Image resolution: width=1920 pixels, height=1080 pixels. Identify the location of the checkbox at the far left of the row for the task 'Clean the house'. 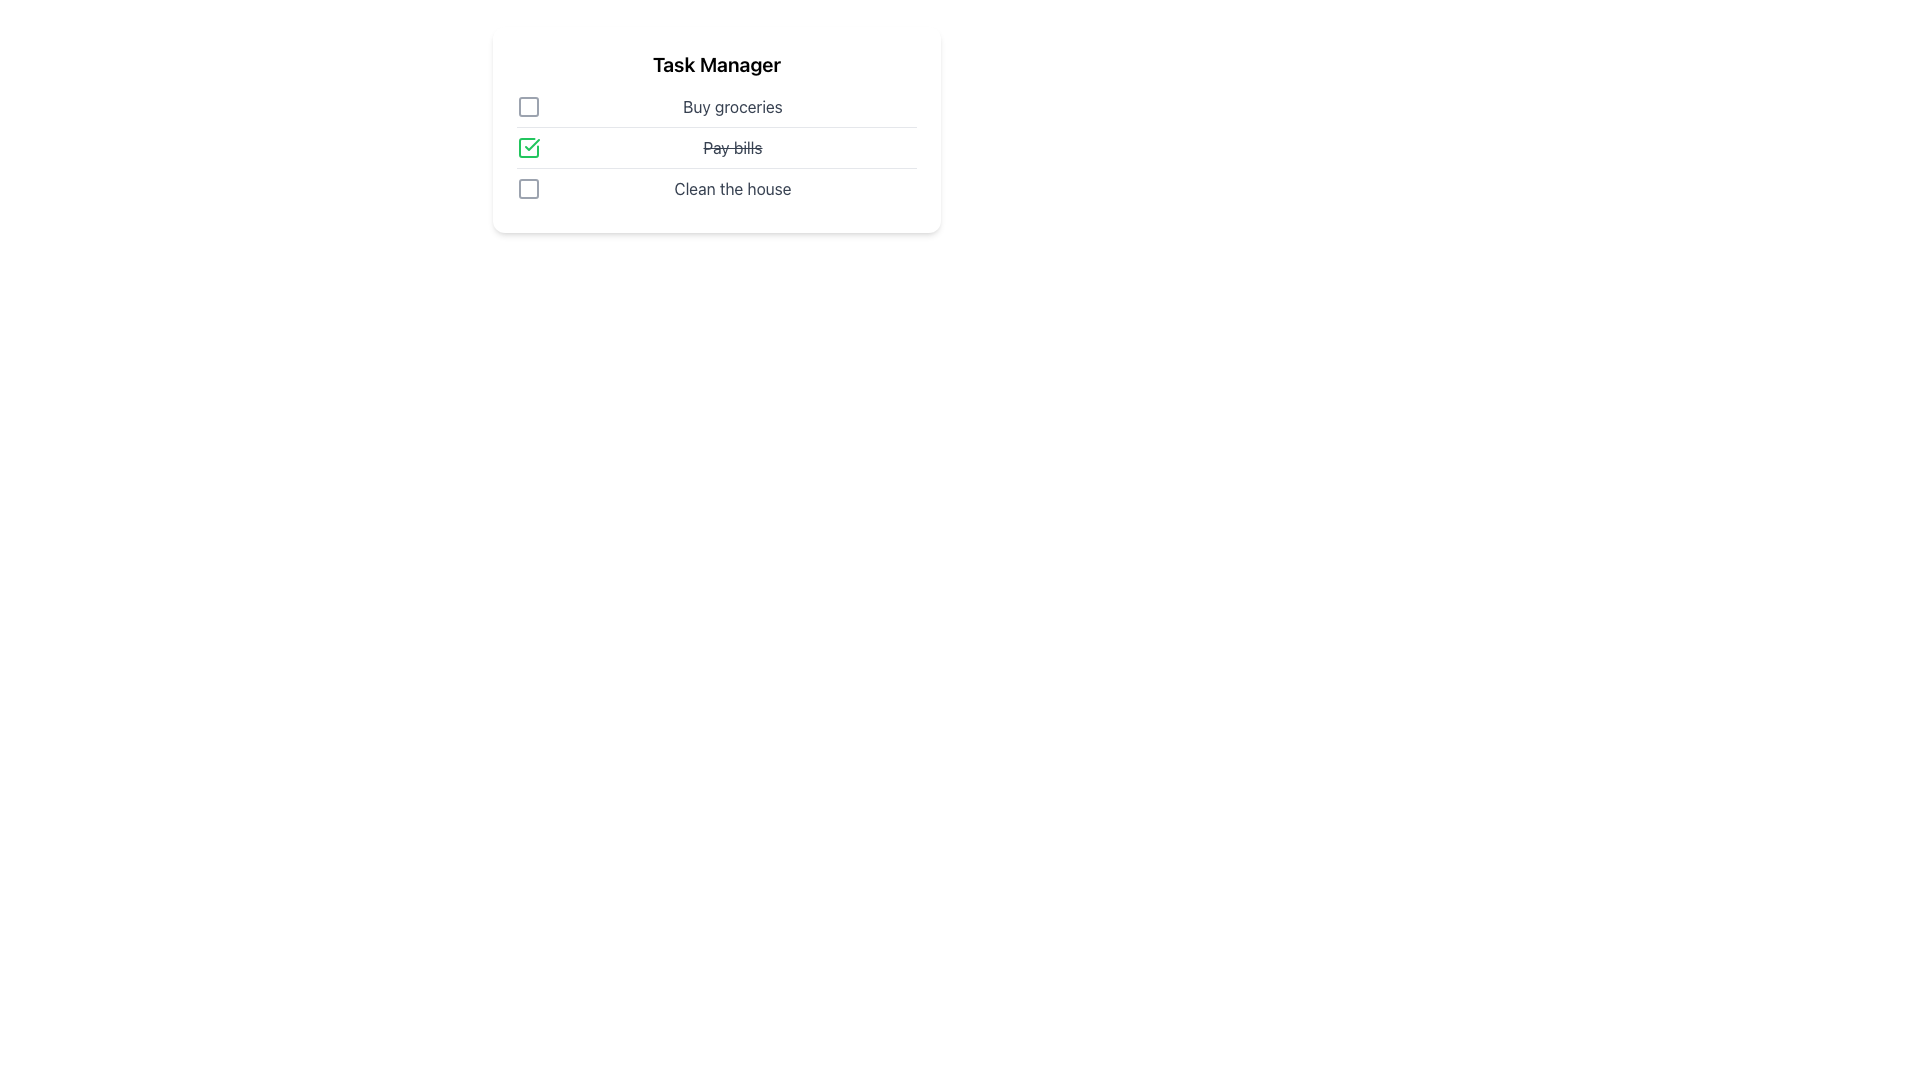
(528, 189).